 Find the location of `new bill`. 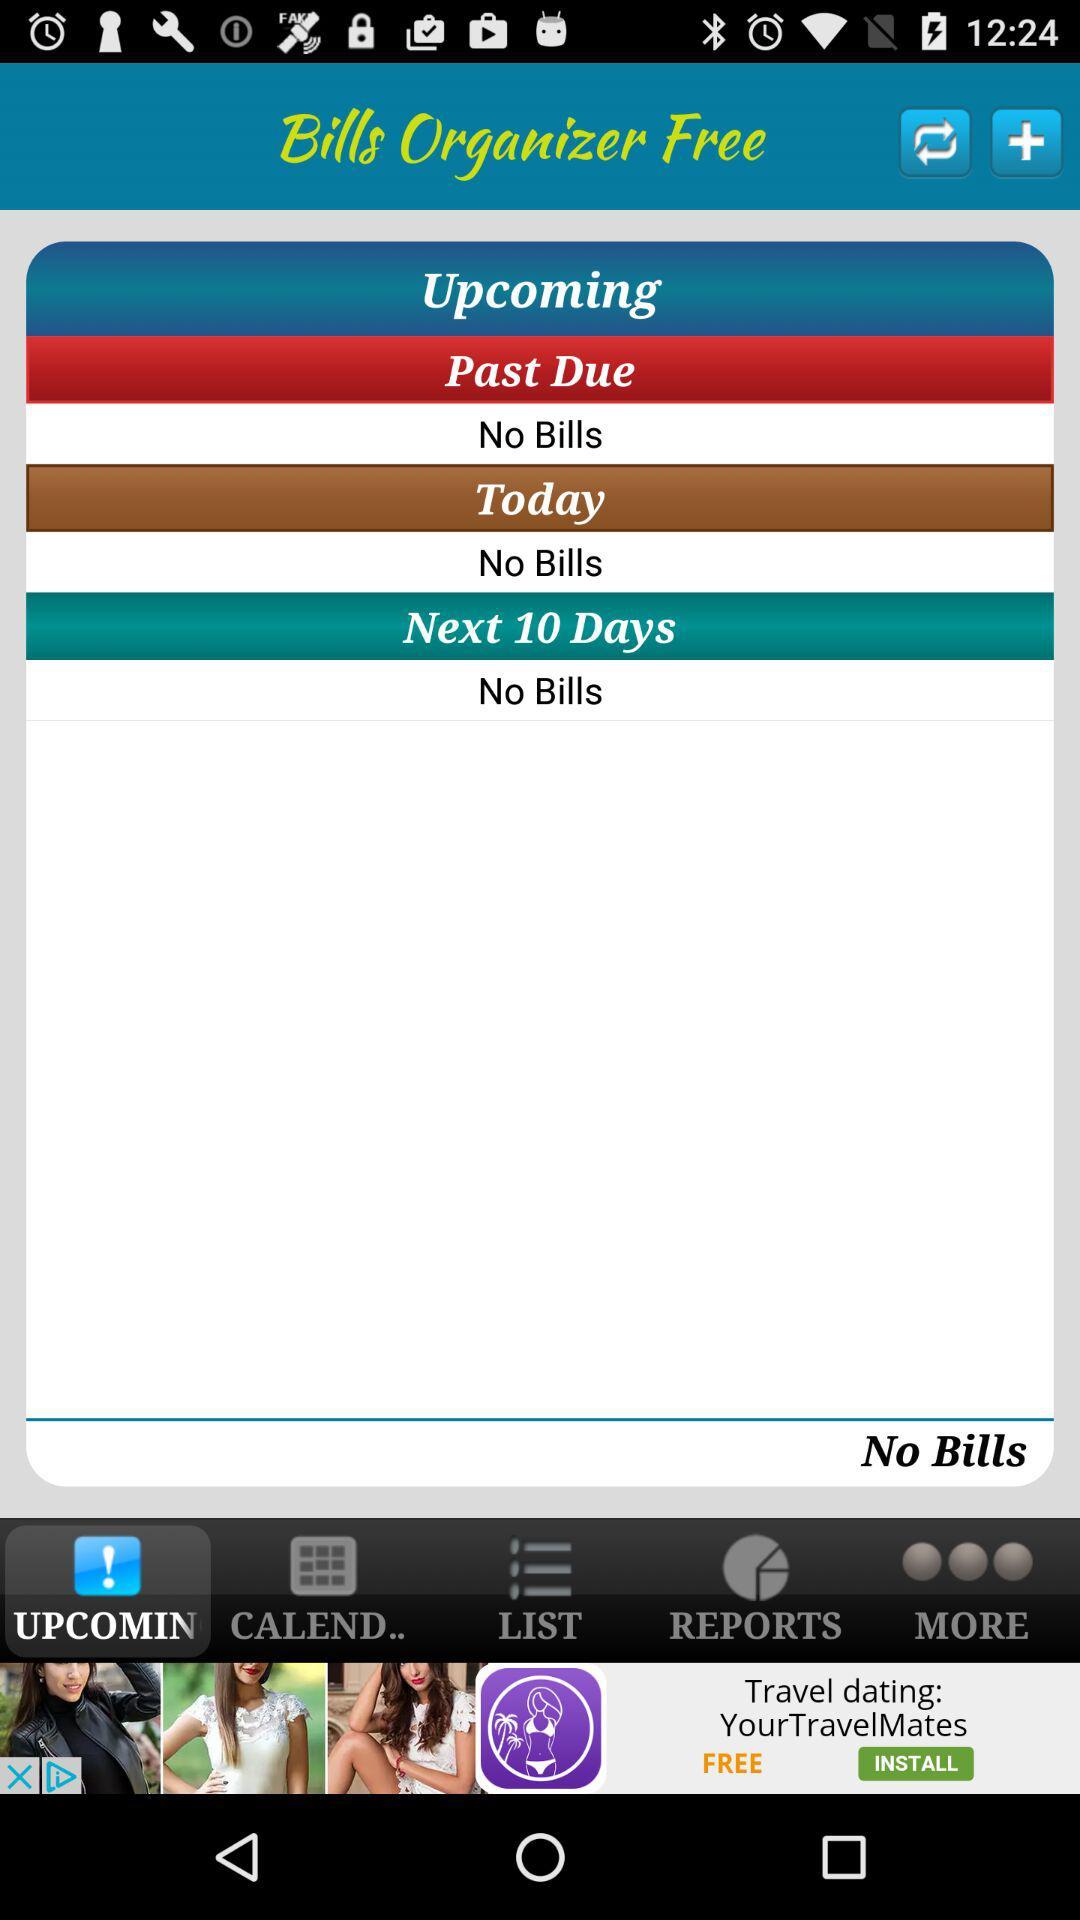

new bill is located at coordinates (1027, 140).